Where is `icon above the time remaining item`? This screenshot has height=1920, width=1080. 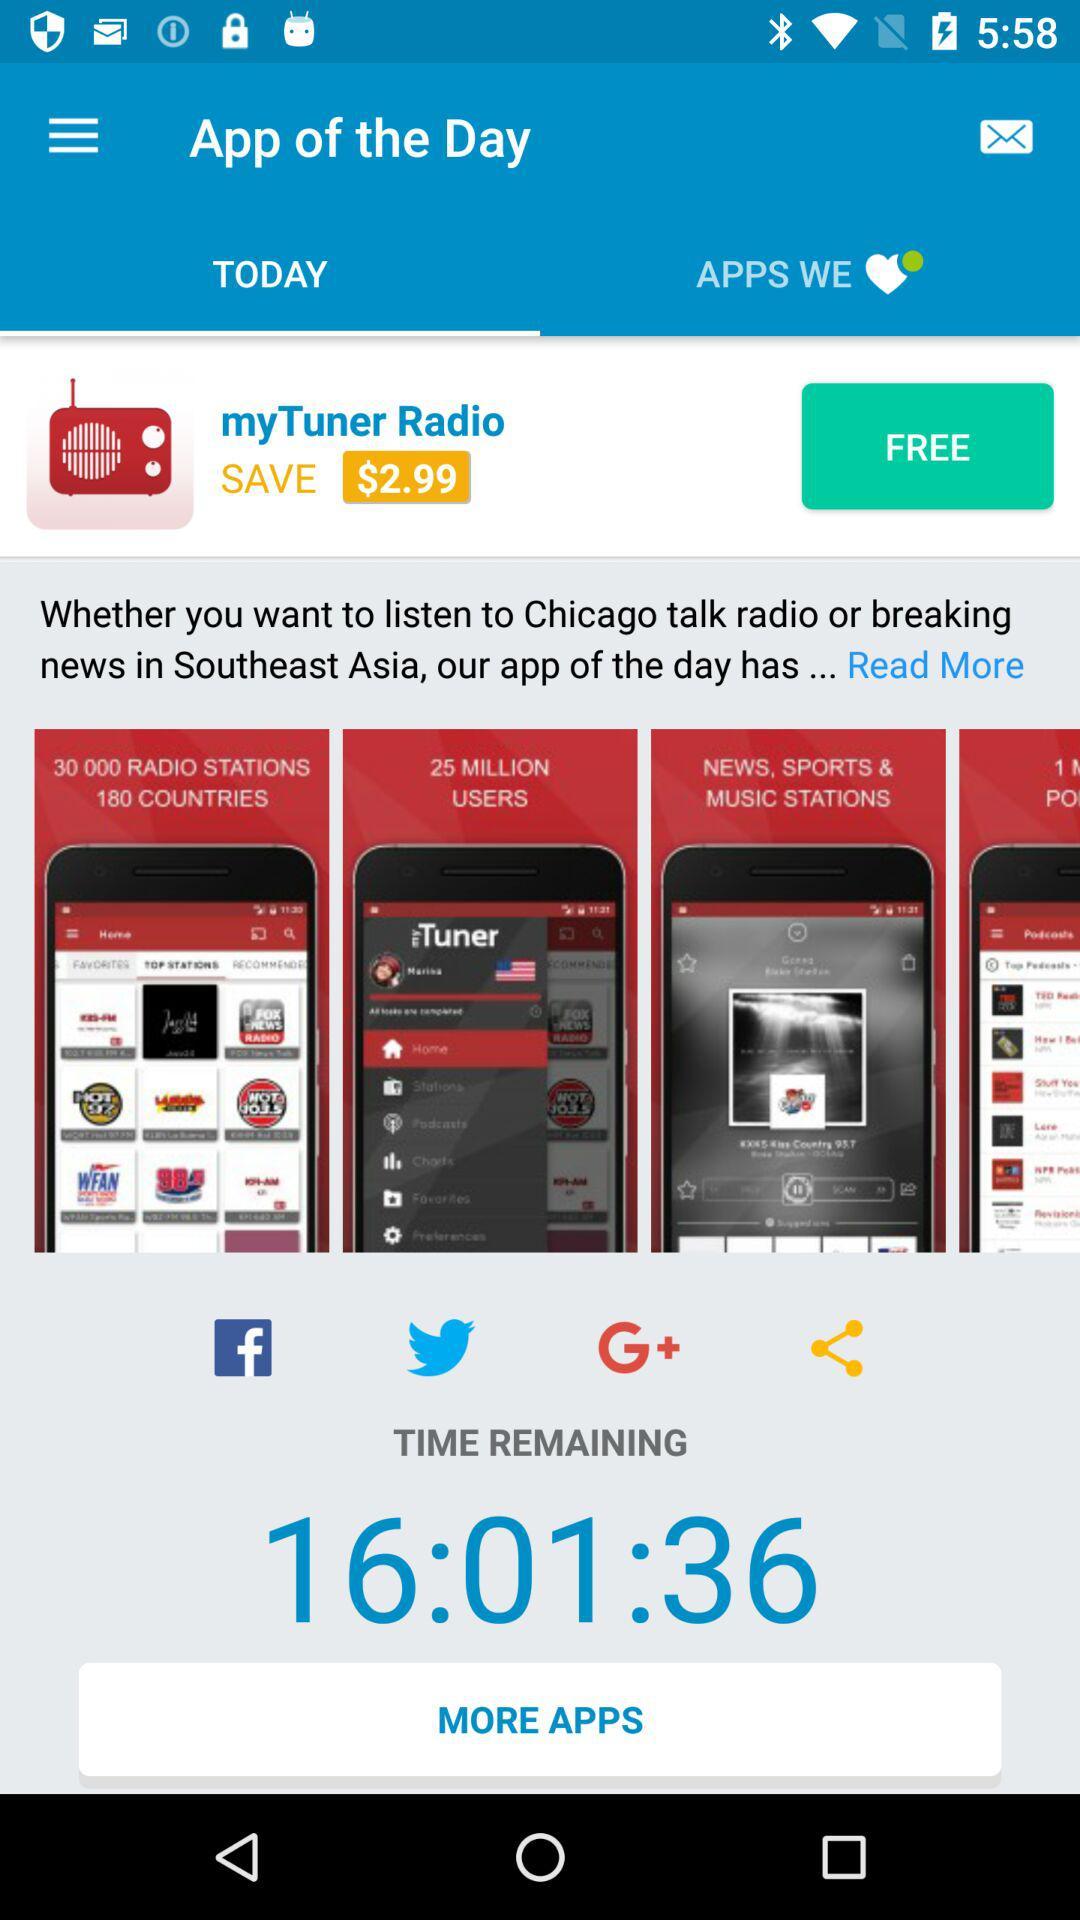 icon above the time remaining item is located at coordinates (242, 1347).